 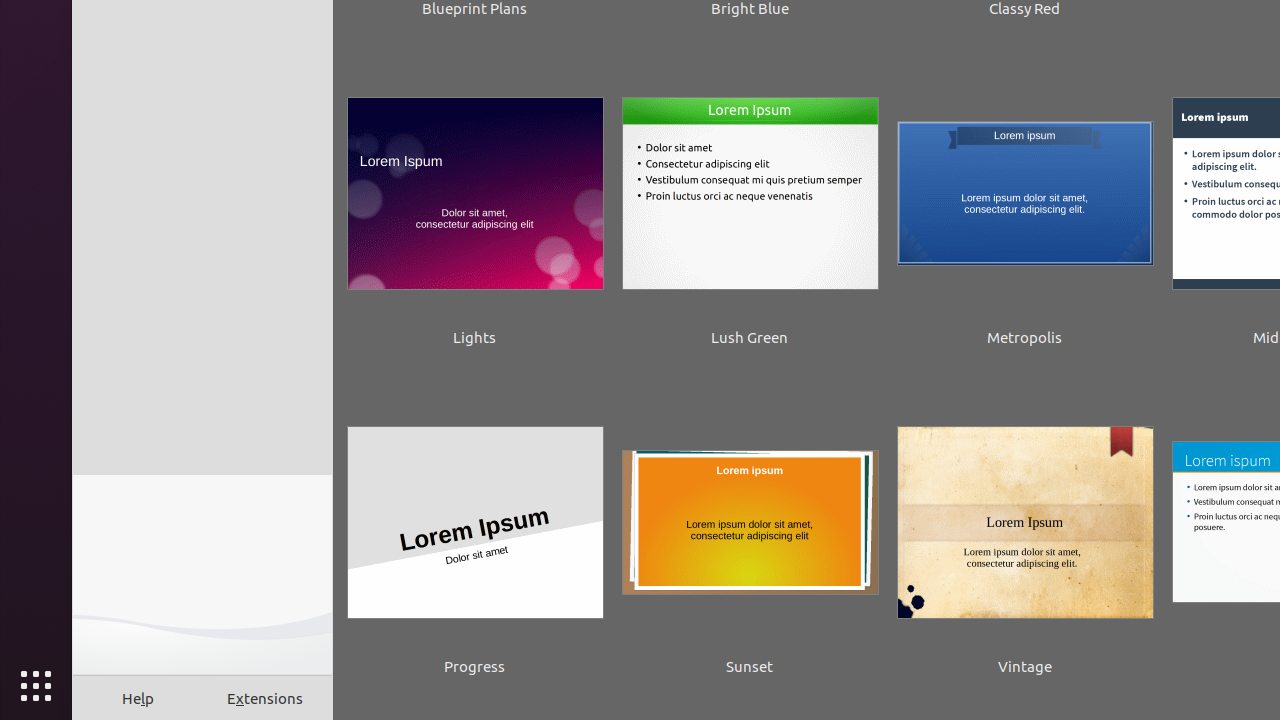 I want to click on 'Vintage', so click(x=1025, y=535).